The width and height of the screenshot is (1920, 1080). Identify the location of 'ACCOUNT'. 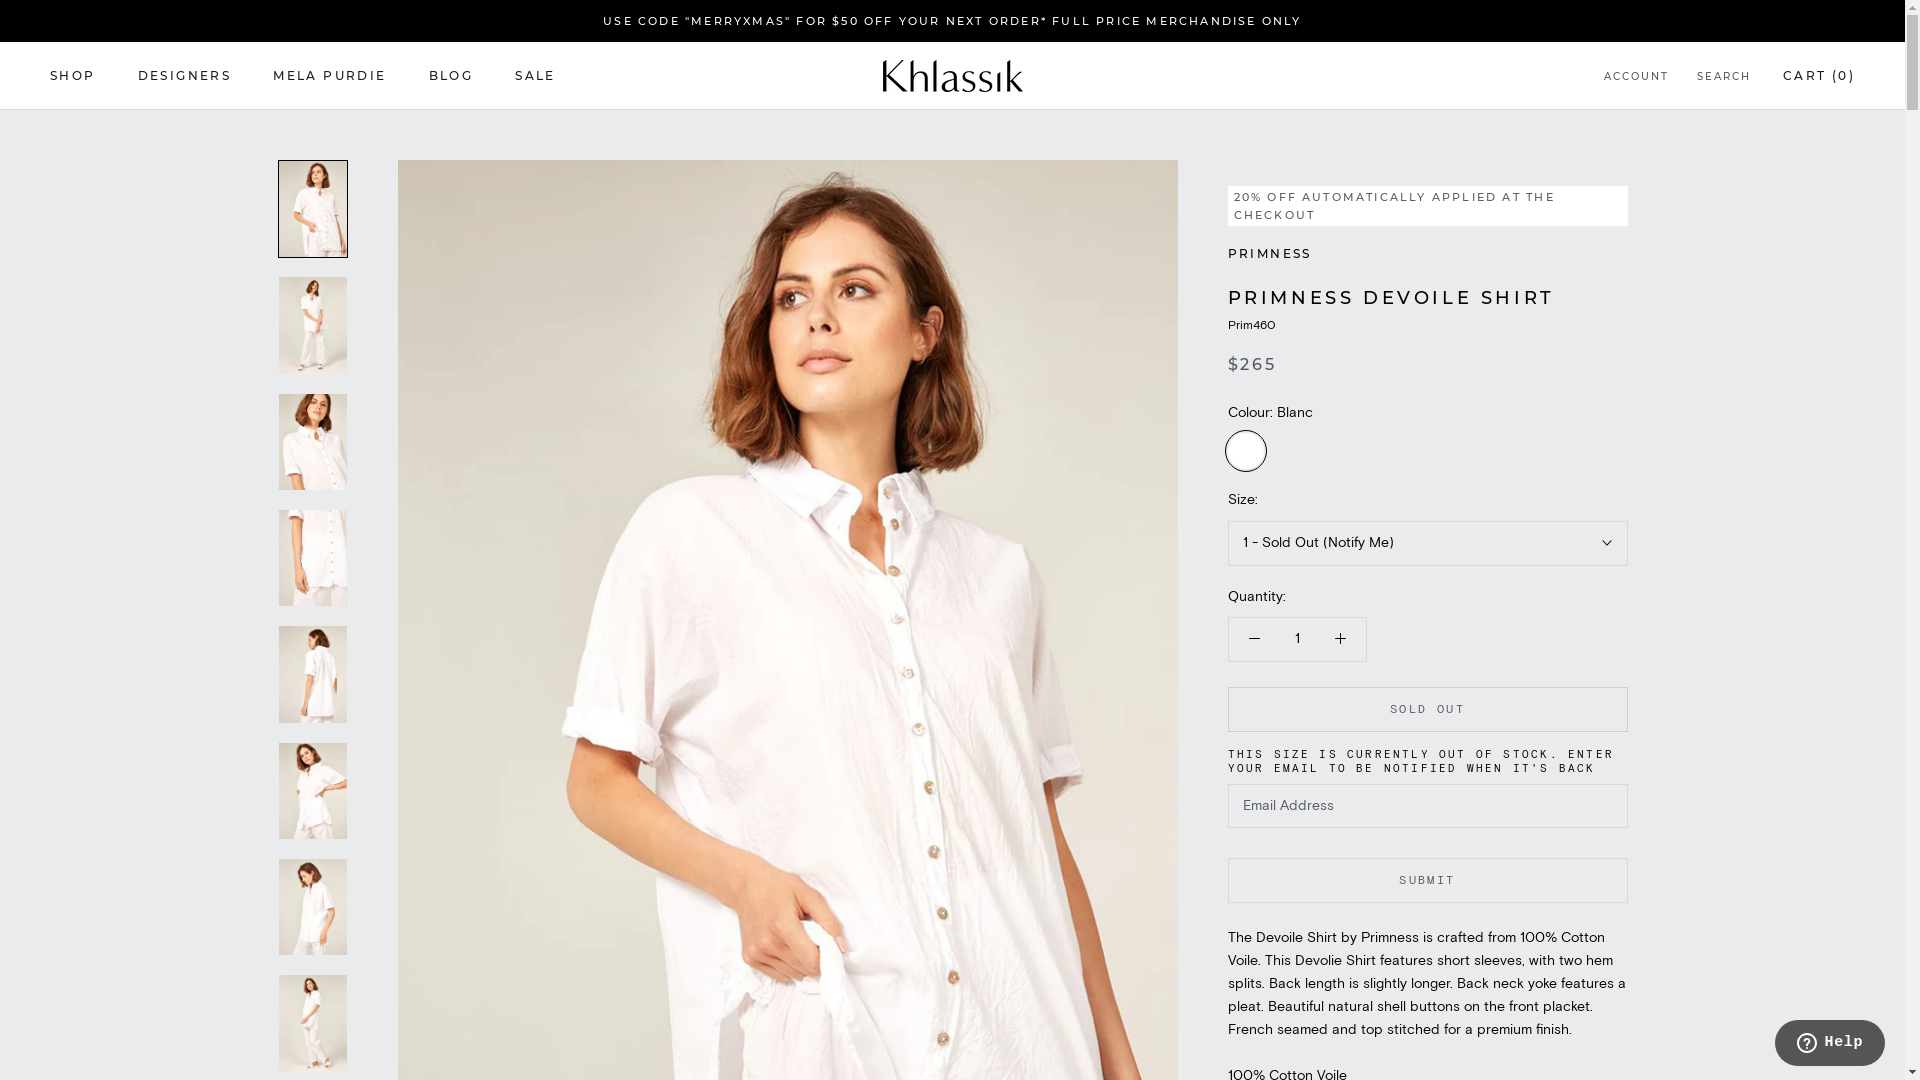
(1636, 76).